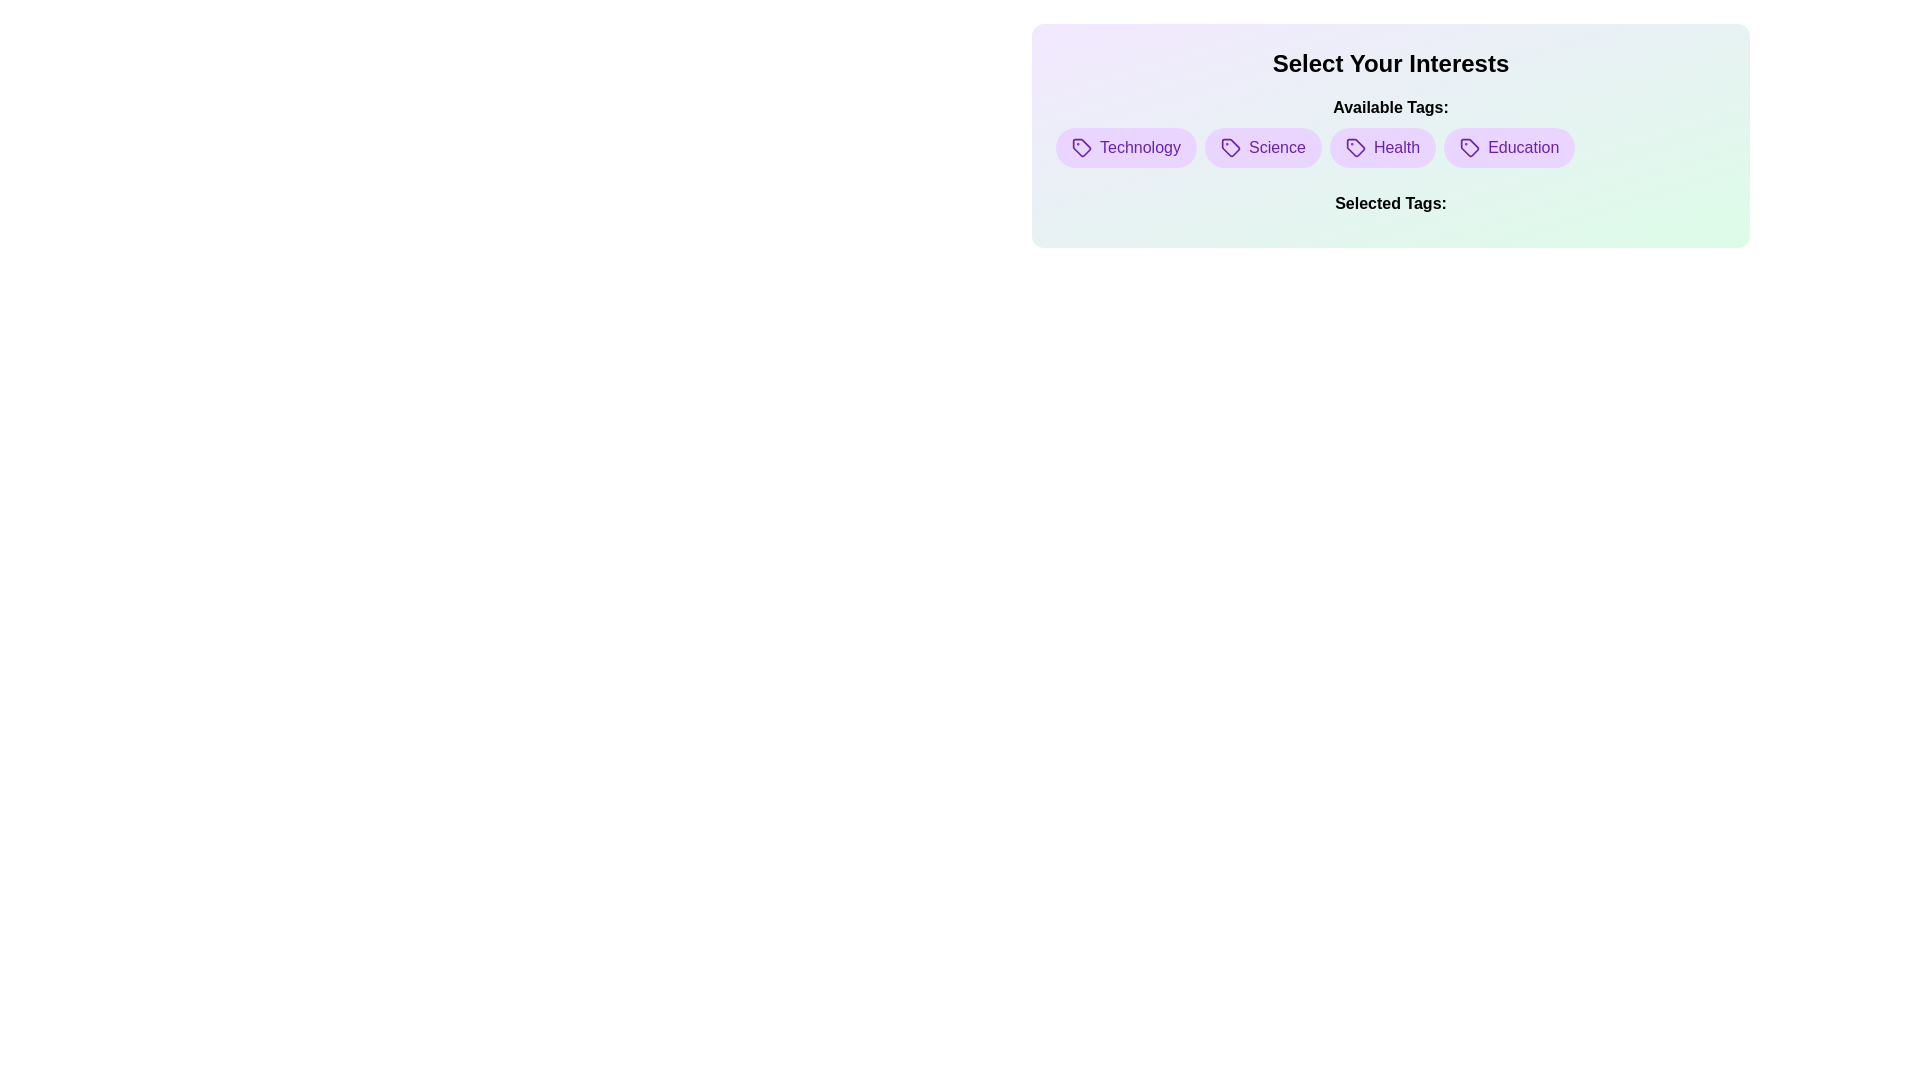  Describe the element at coordinates (1229, 146) in the screenshot. I see `the purple tag icon located inside the 'Science' button in the 'Available Tags' section` at that location.